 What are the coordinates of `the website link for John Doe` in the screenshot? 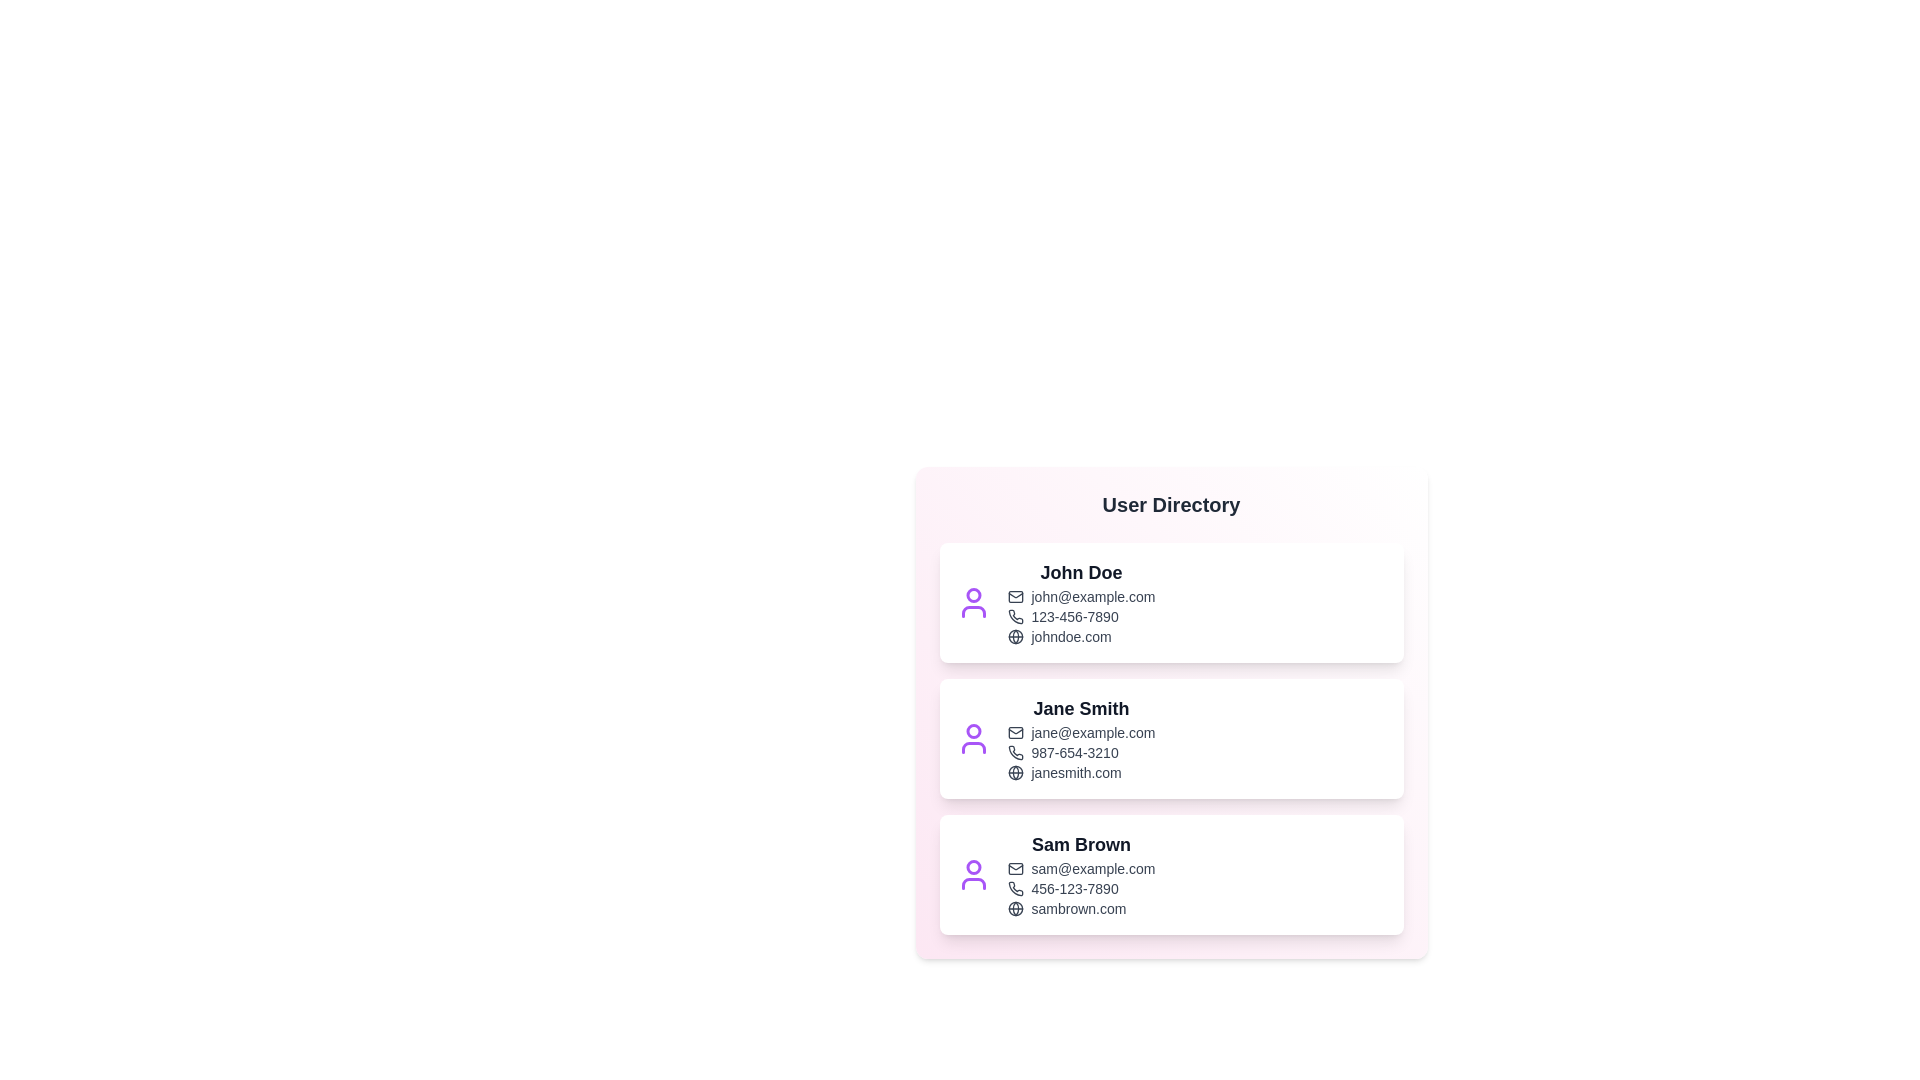 It's located at (1080, 636).